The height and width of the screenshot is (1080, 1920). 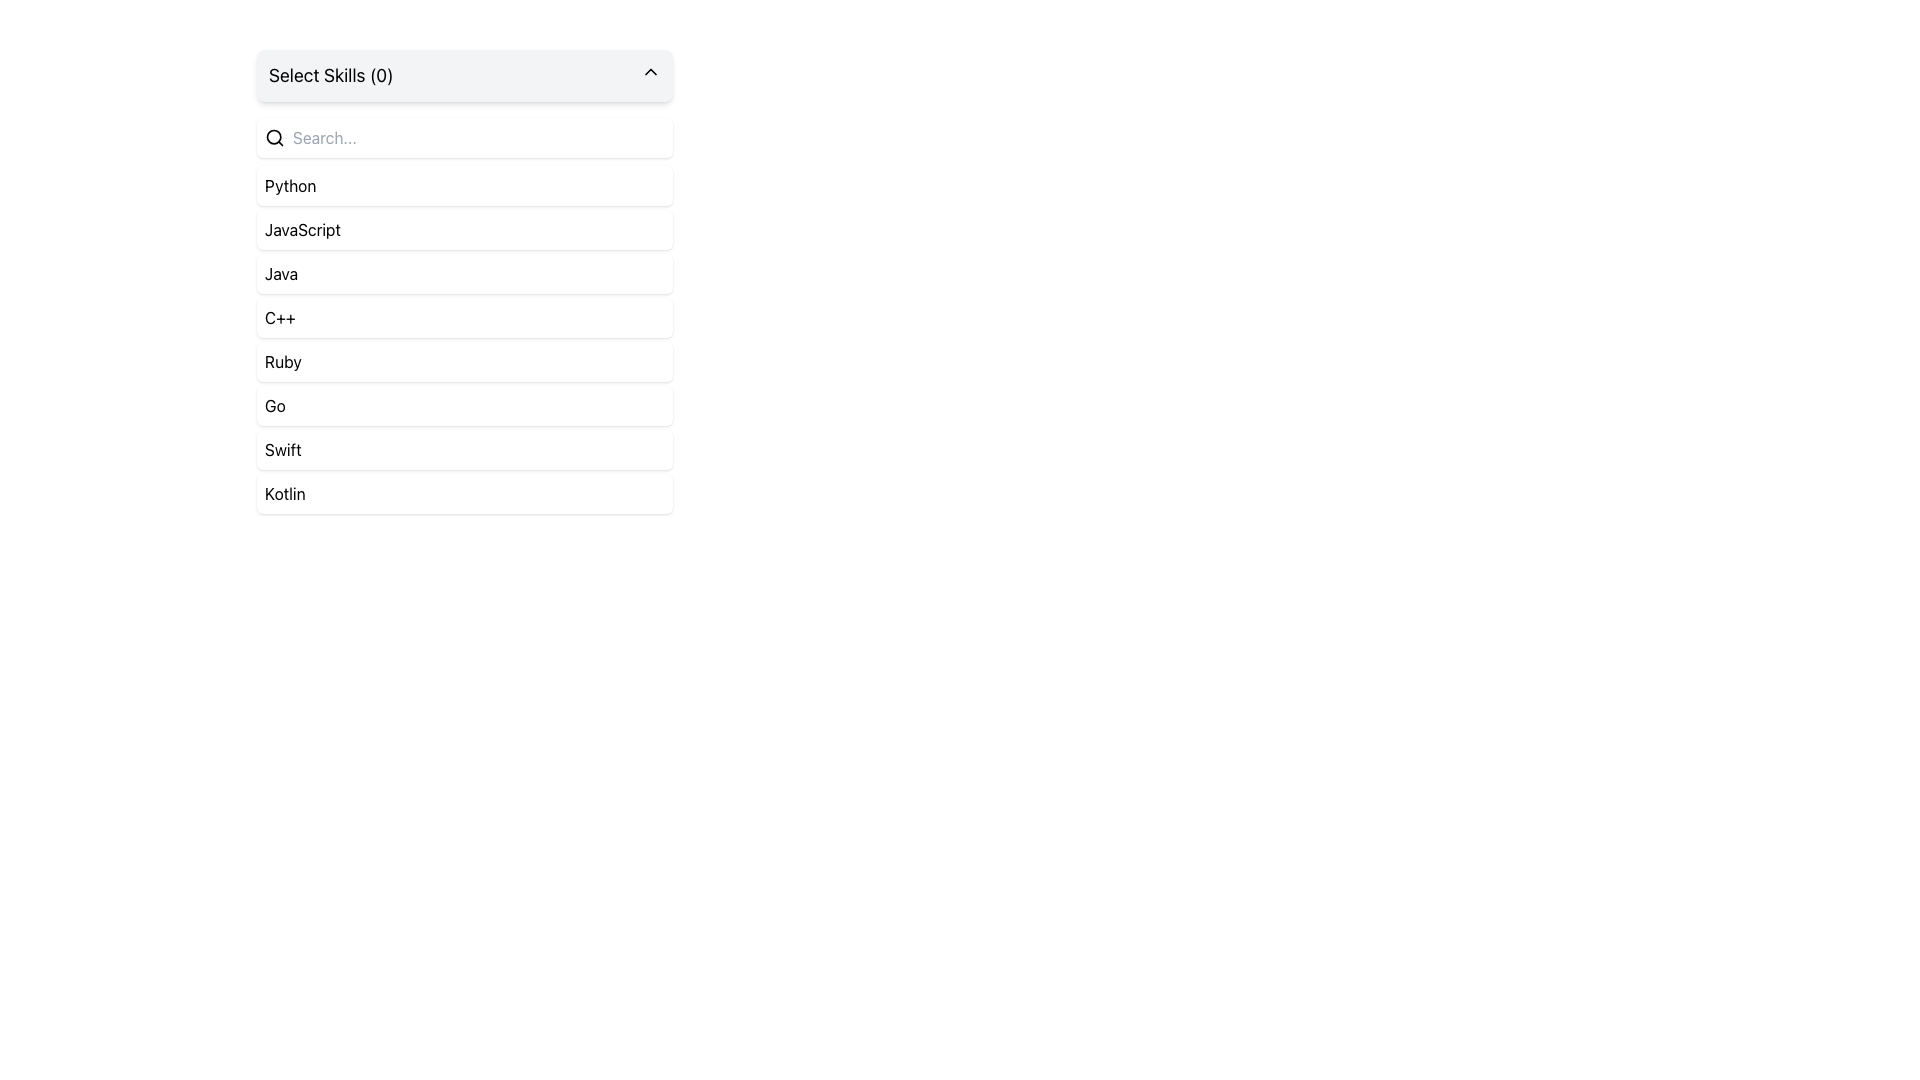 What do you see at coordinates (464, 229) in the screenshot?
I see `the second list item` at bounding box center [464, 229].